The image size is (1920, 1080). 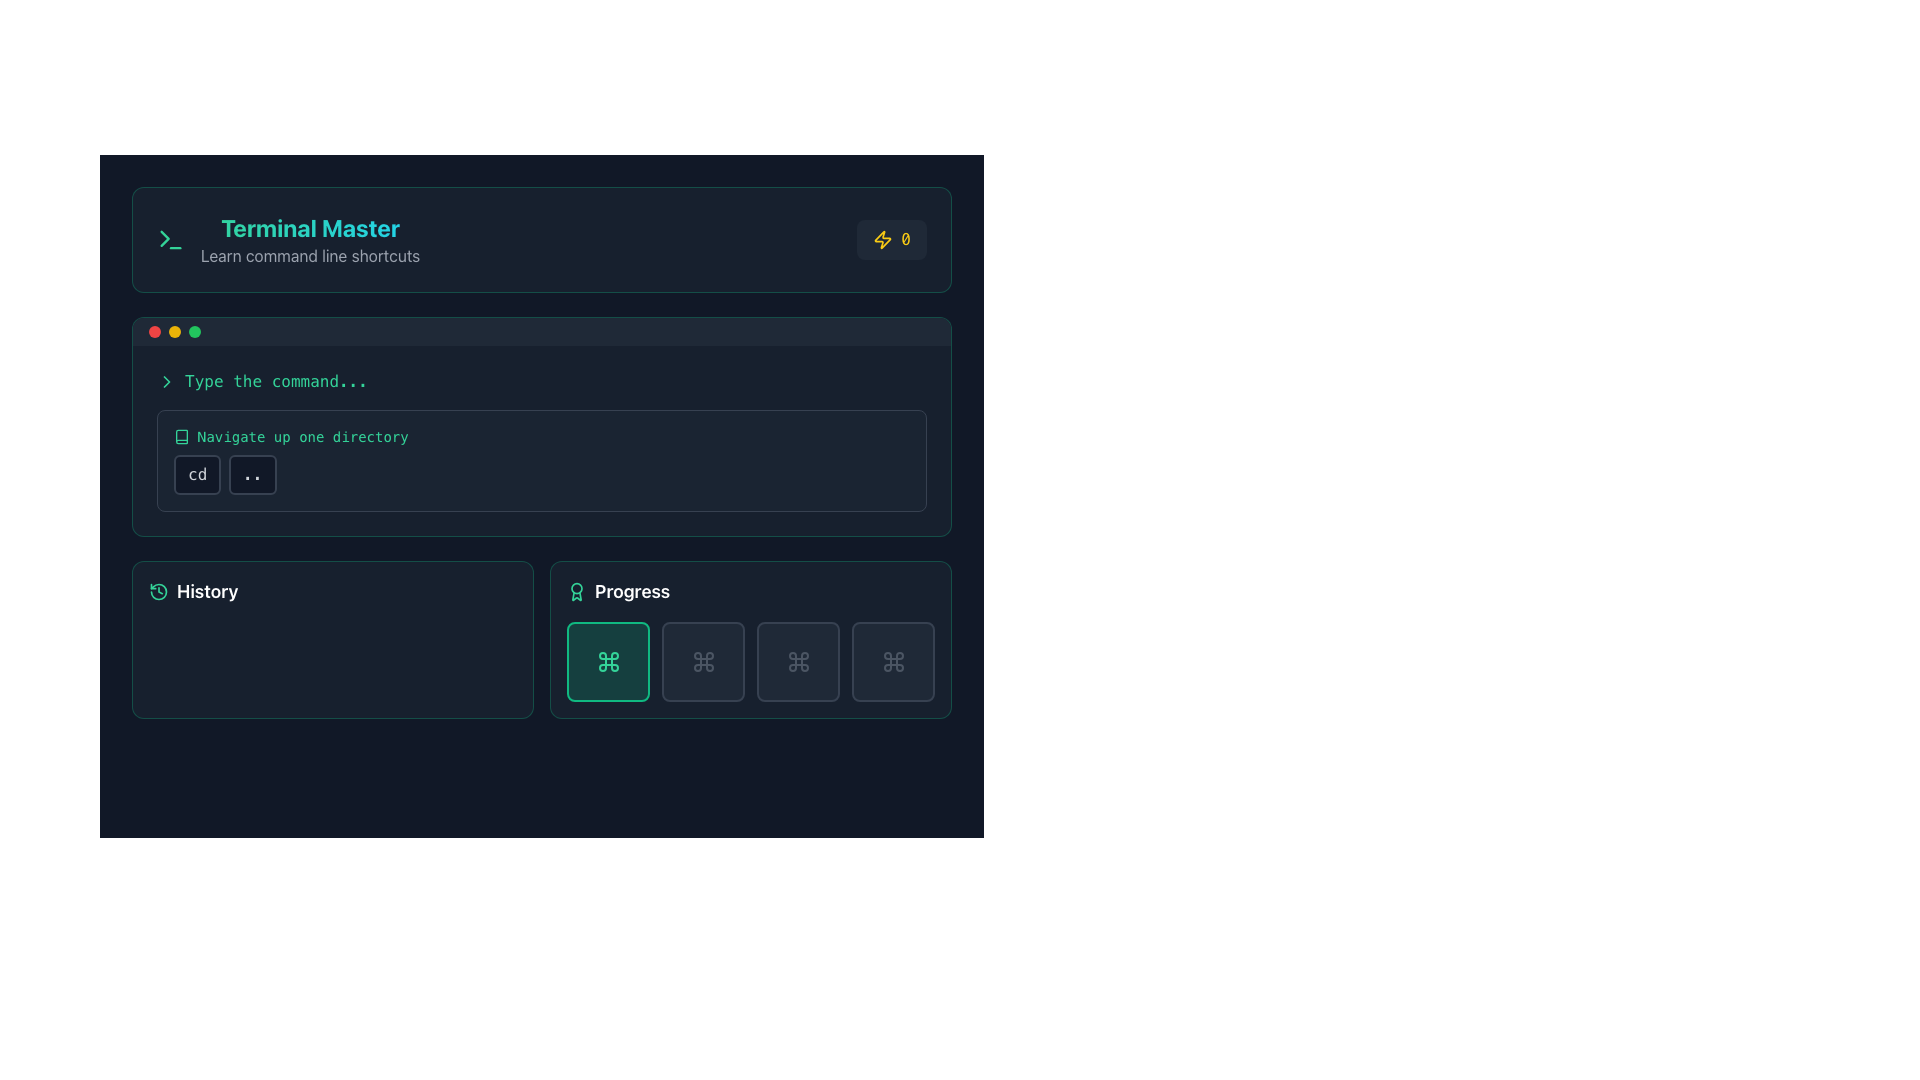 I want to click on the static text element displaying 'Type the command...' in emerald-green font, located in the upper-middle section of the terminal interface, so click(x=275, y=381).